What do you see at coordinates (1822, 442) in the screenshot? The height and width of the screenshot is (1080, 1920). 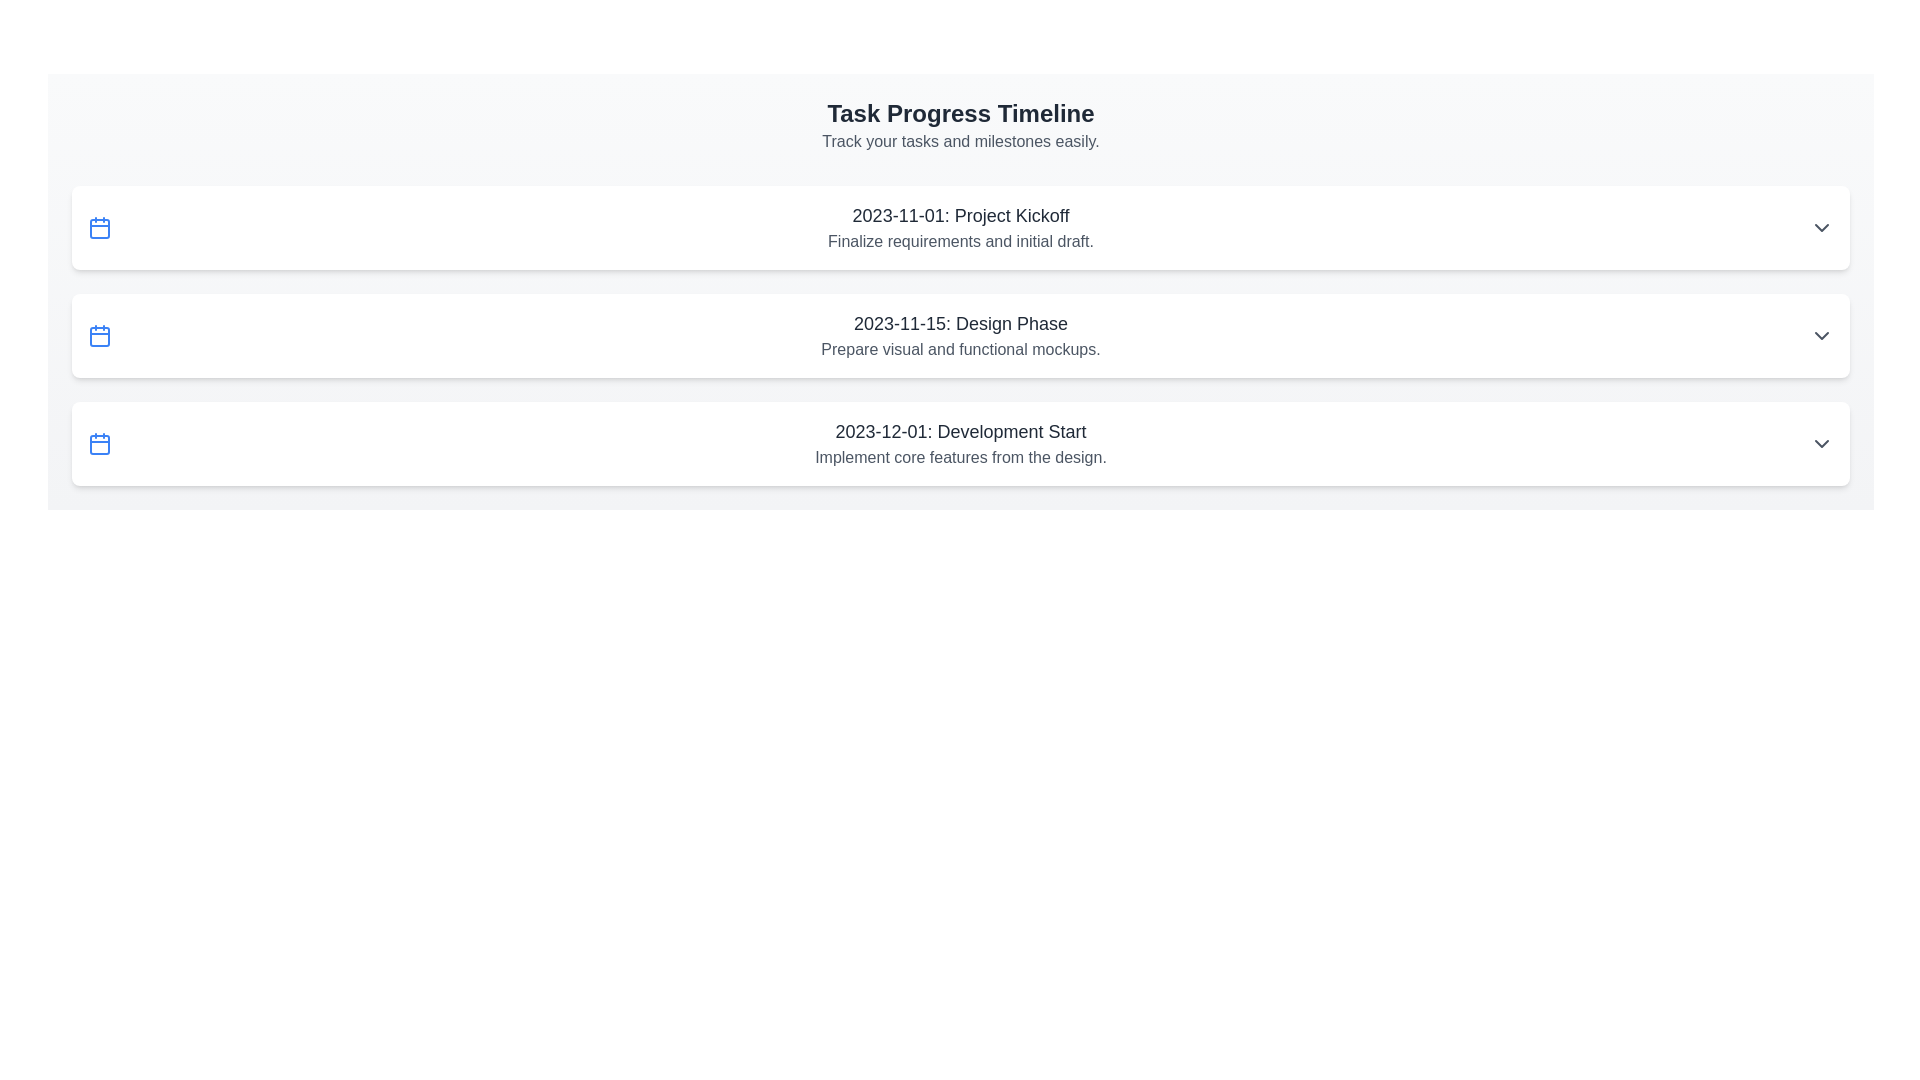 I see `the downward-facing chevron icon button located at the far right of the entry labeled '2023-12-01: Development Start'` at bounding box center [1822, 442].